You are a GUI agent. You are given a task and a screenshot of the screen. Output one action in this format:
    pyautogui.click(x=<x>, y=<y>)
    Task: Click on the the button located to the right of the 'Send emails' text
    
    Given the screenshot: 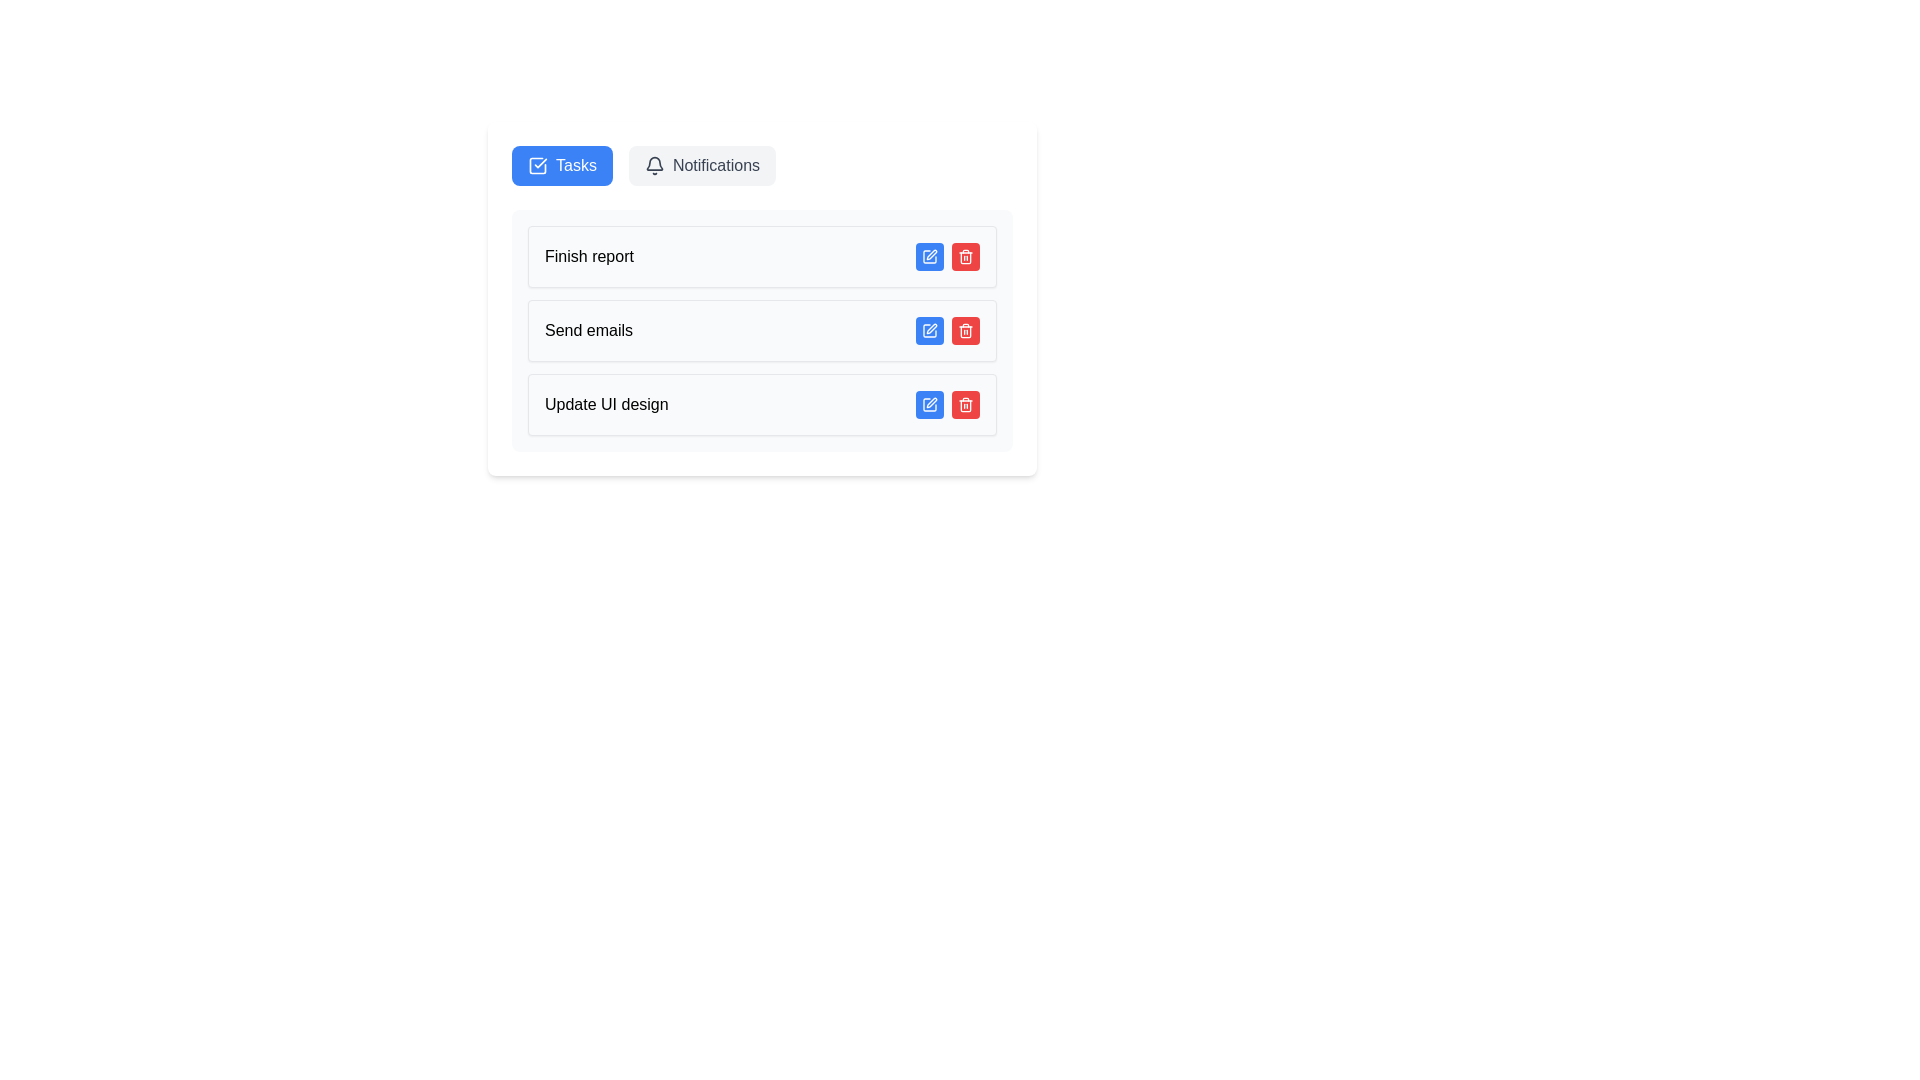 What is the action you would take?
    pyautogui.click(x=929, y=330)
    